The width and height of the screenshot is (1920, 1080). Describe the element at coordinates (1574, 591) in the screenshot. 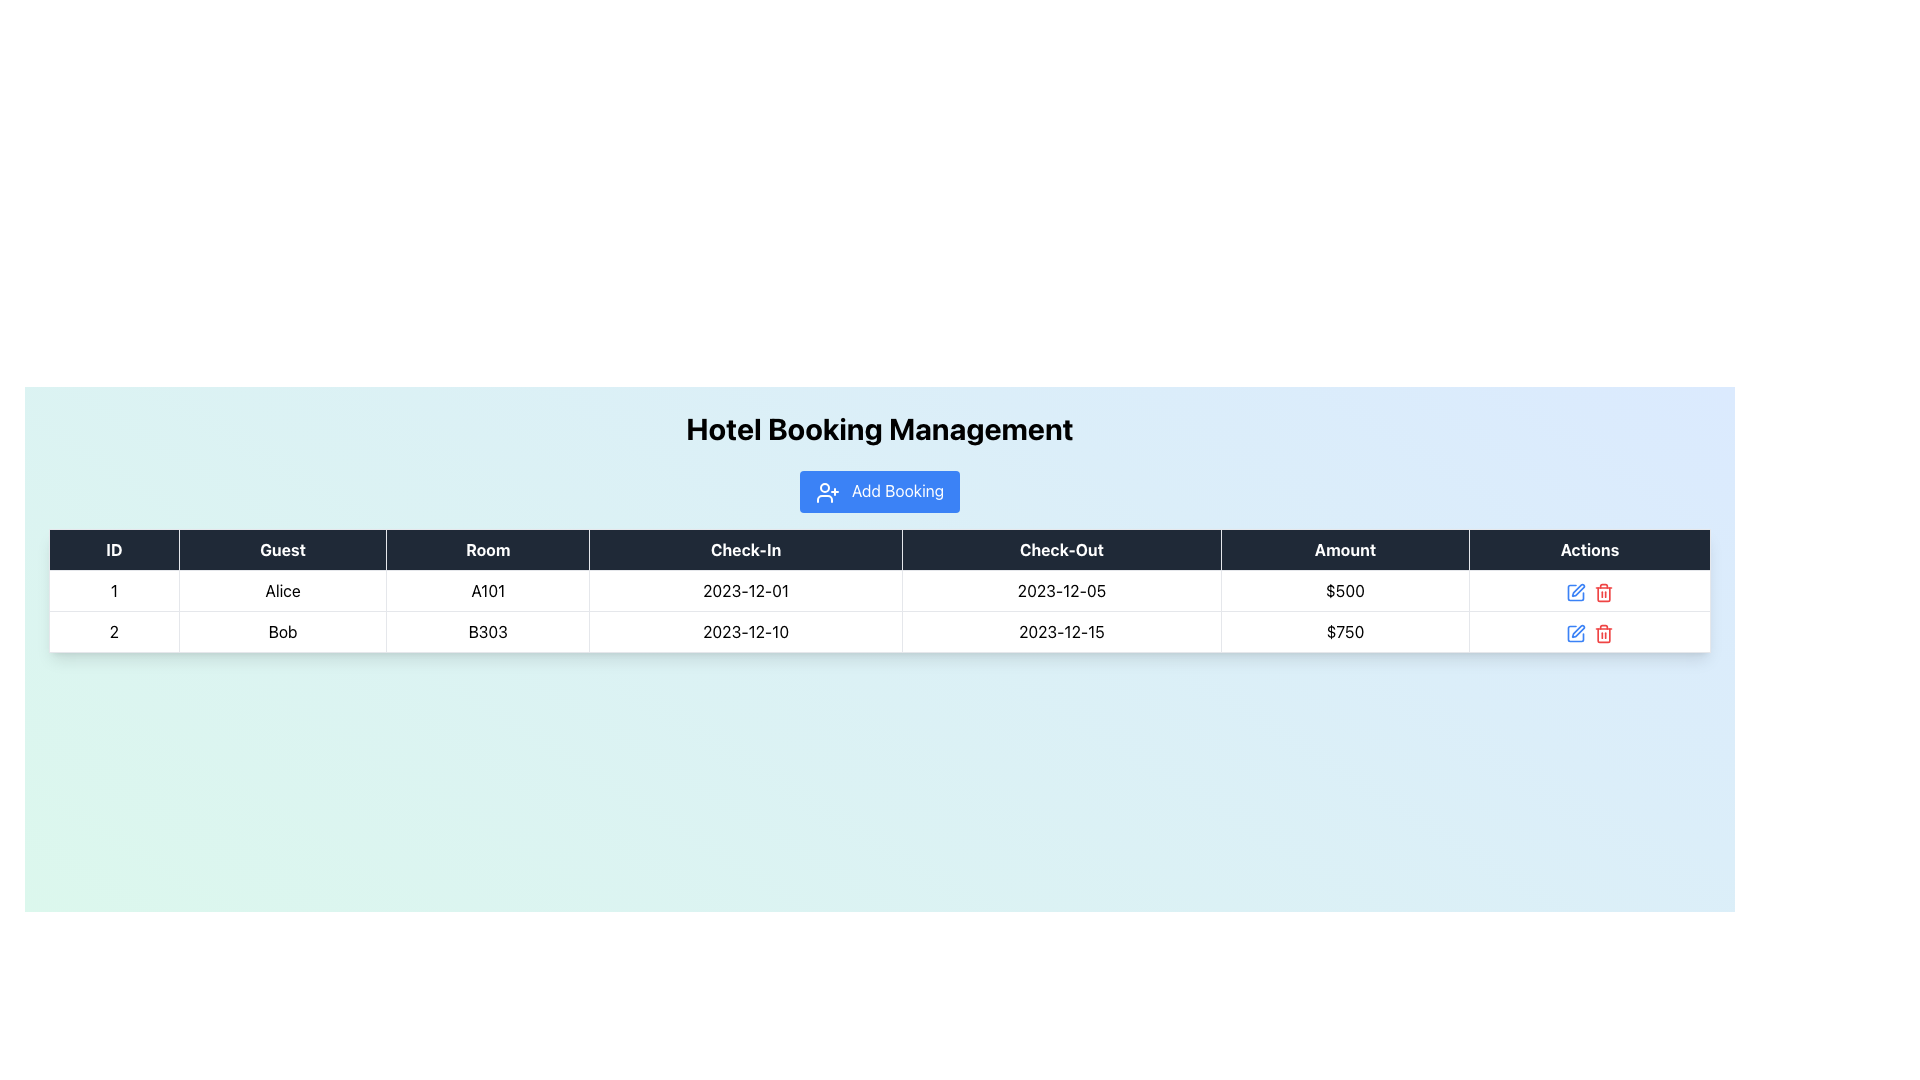

I see `the square-pen icon located in the 'Actions' column of the first row` at that location.